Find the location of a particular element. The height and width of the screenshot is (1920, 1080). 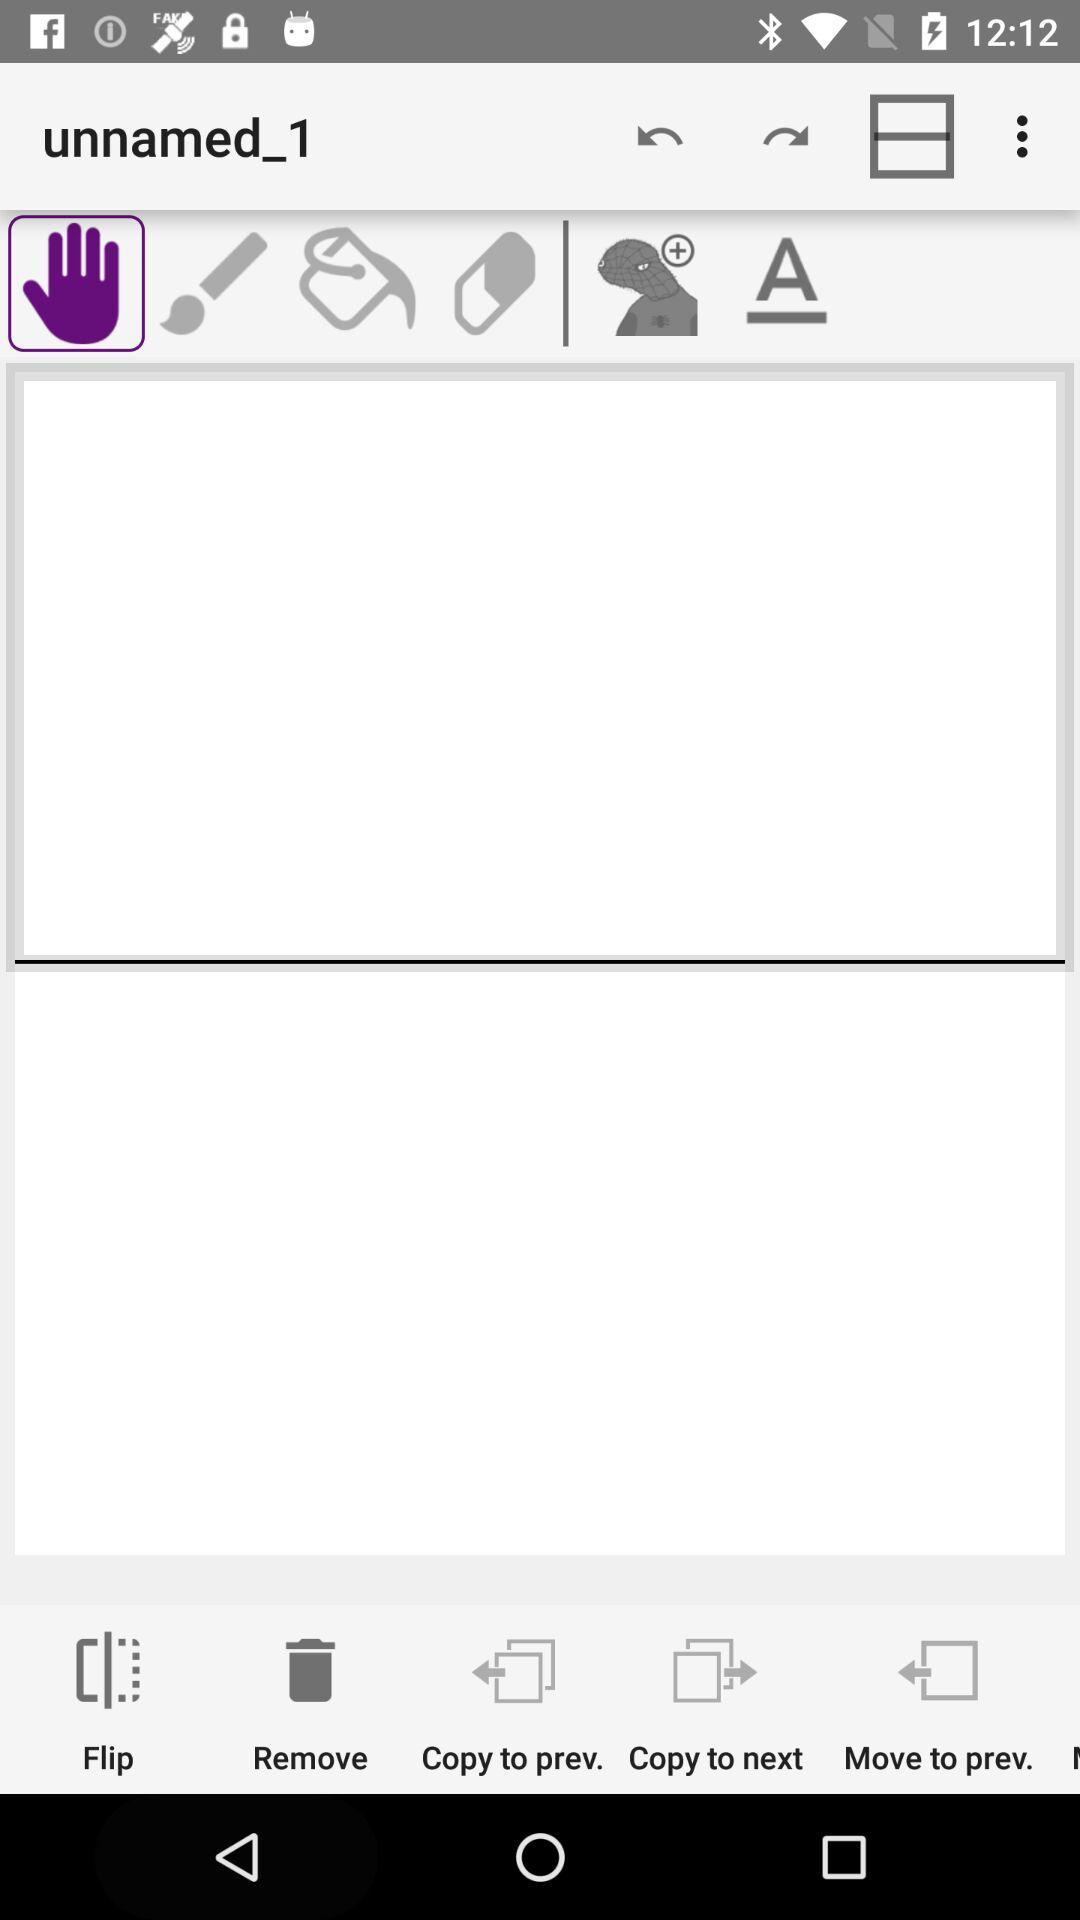

flip icon is located at coordinates (108, 1702).